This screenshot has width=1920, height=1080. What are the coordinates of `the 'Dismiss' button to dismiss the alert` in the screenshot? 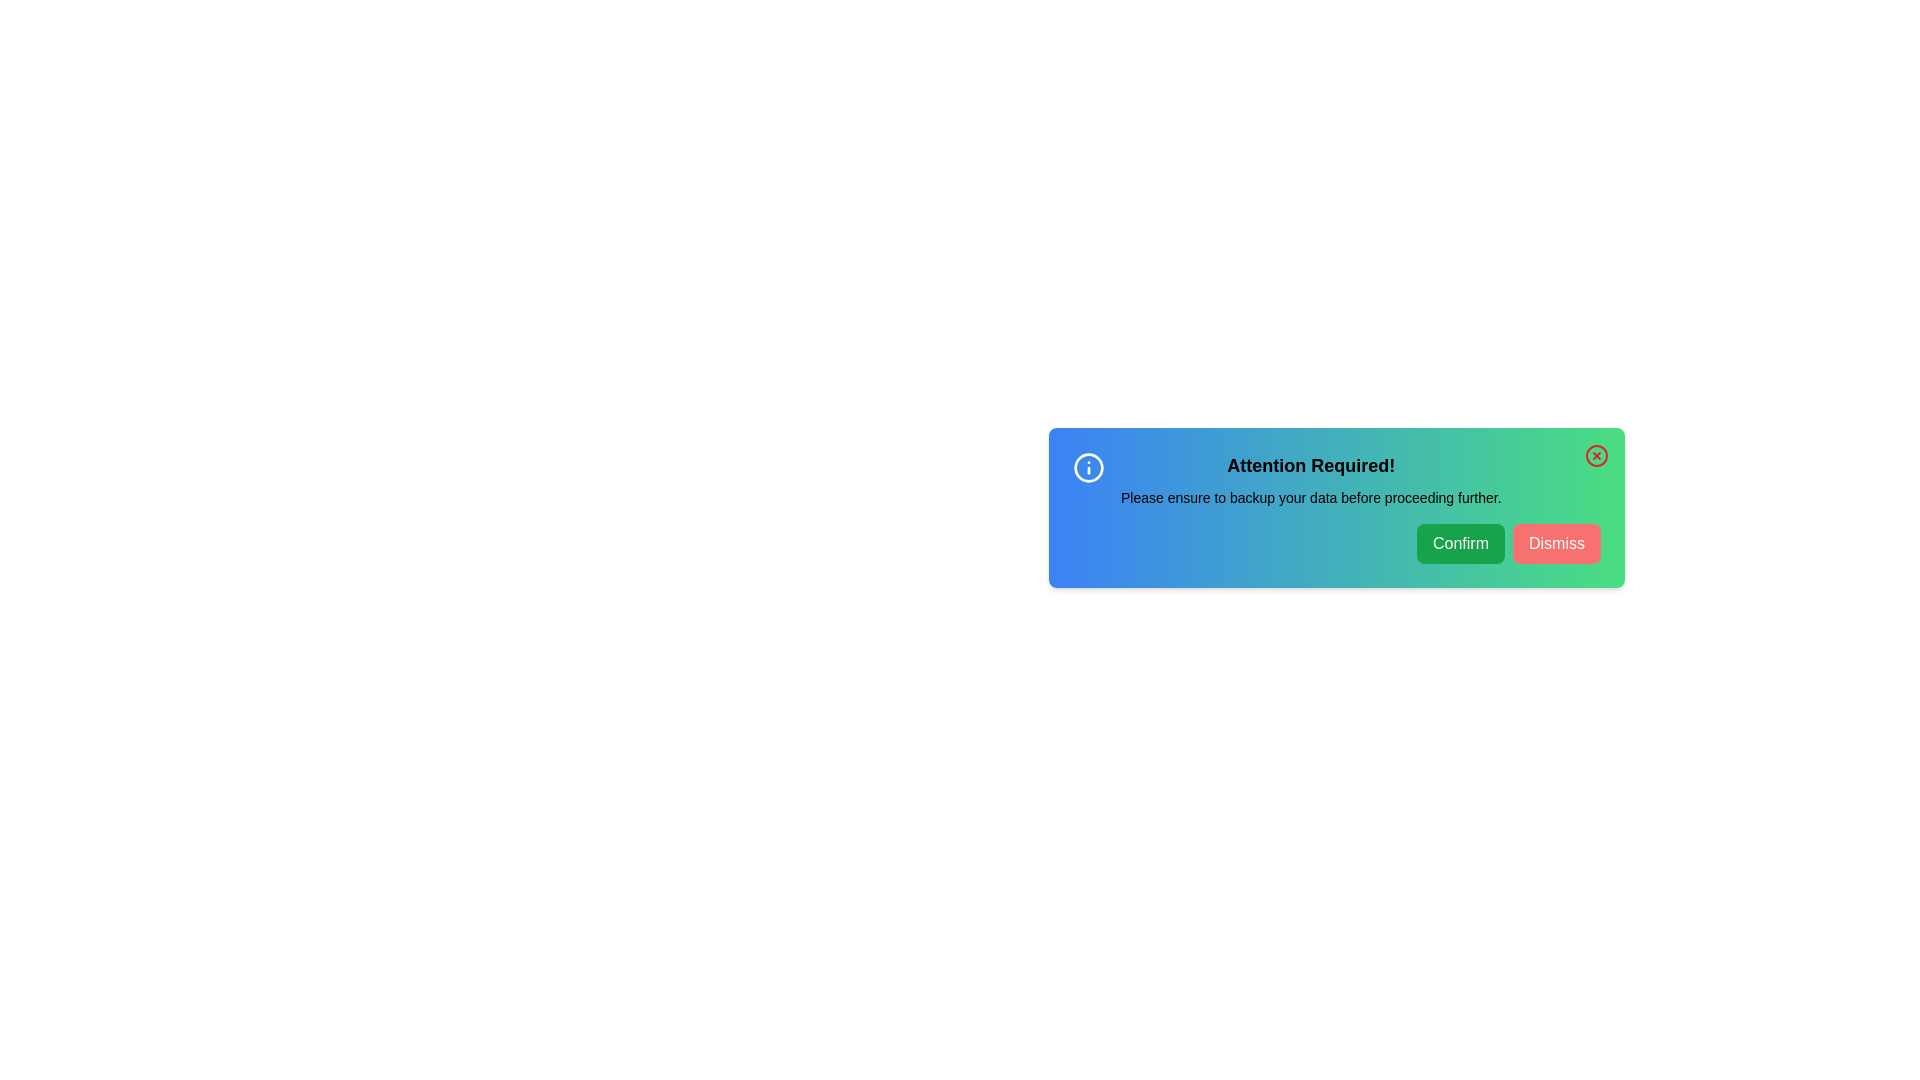 It's located at (1555, 543).